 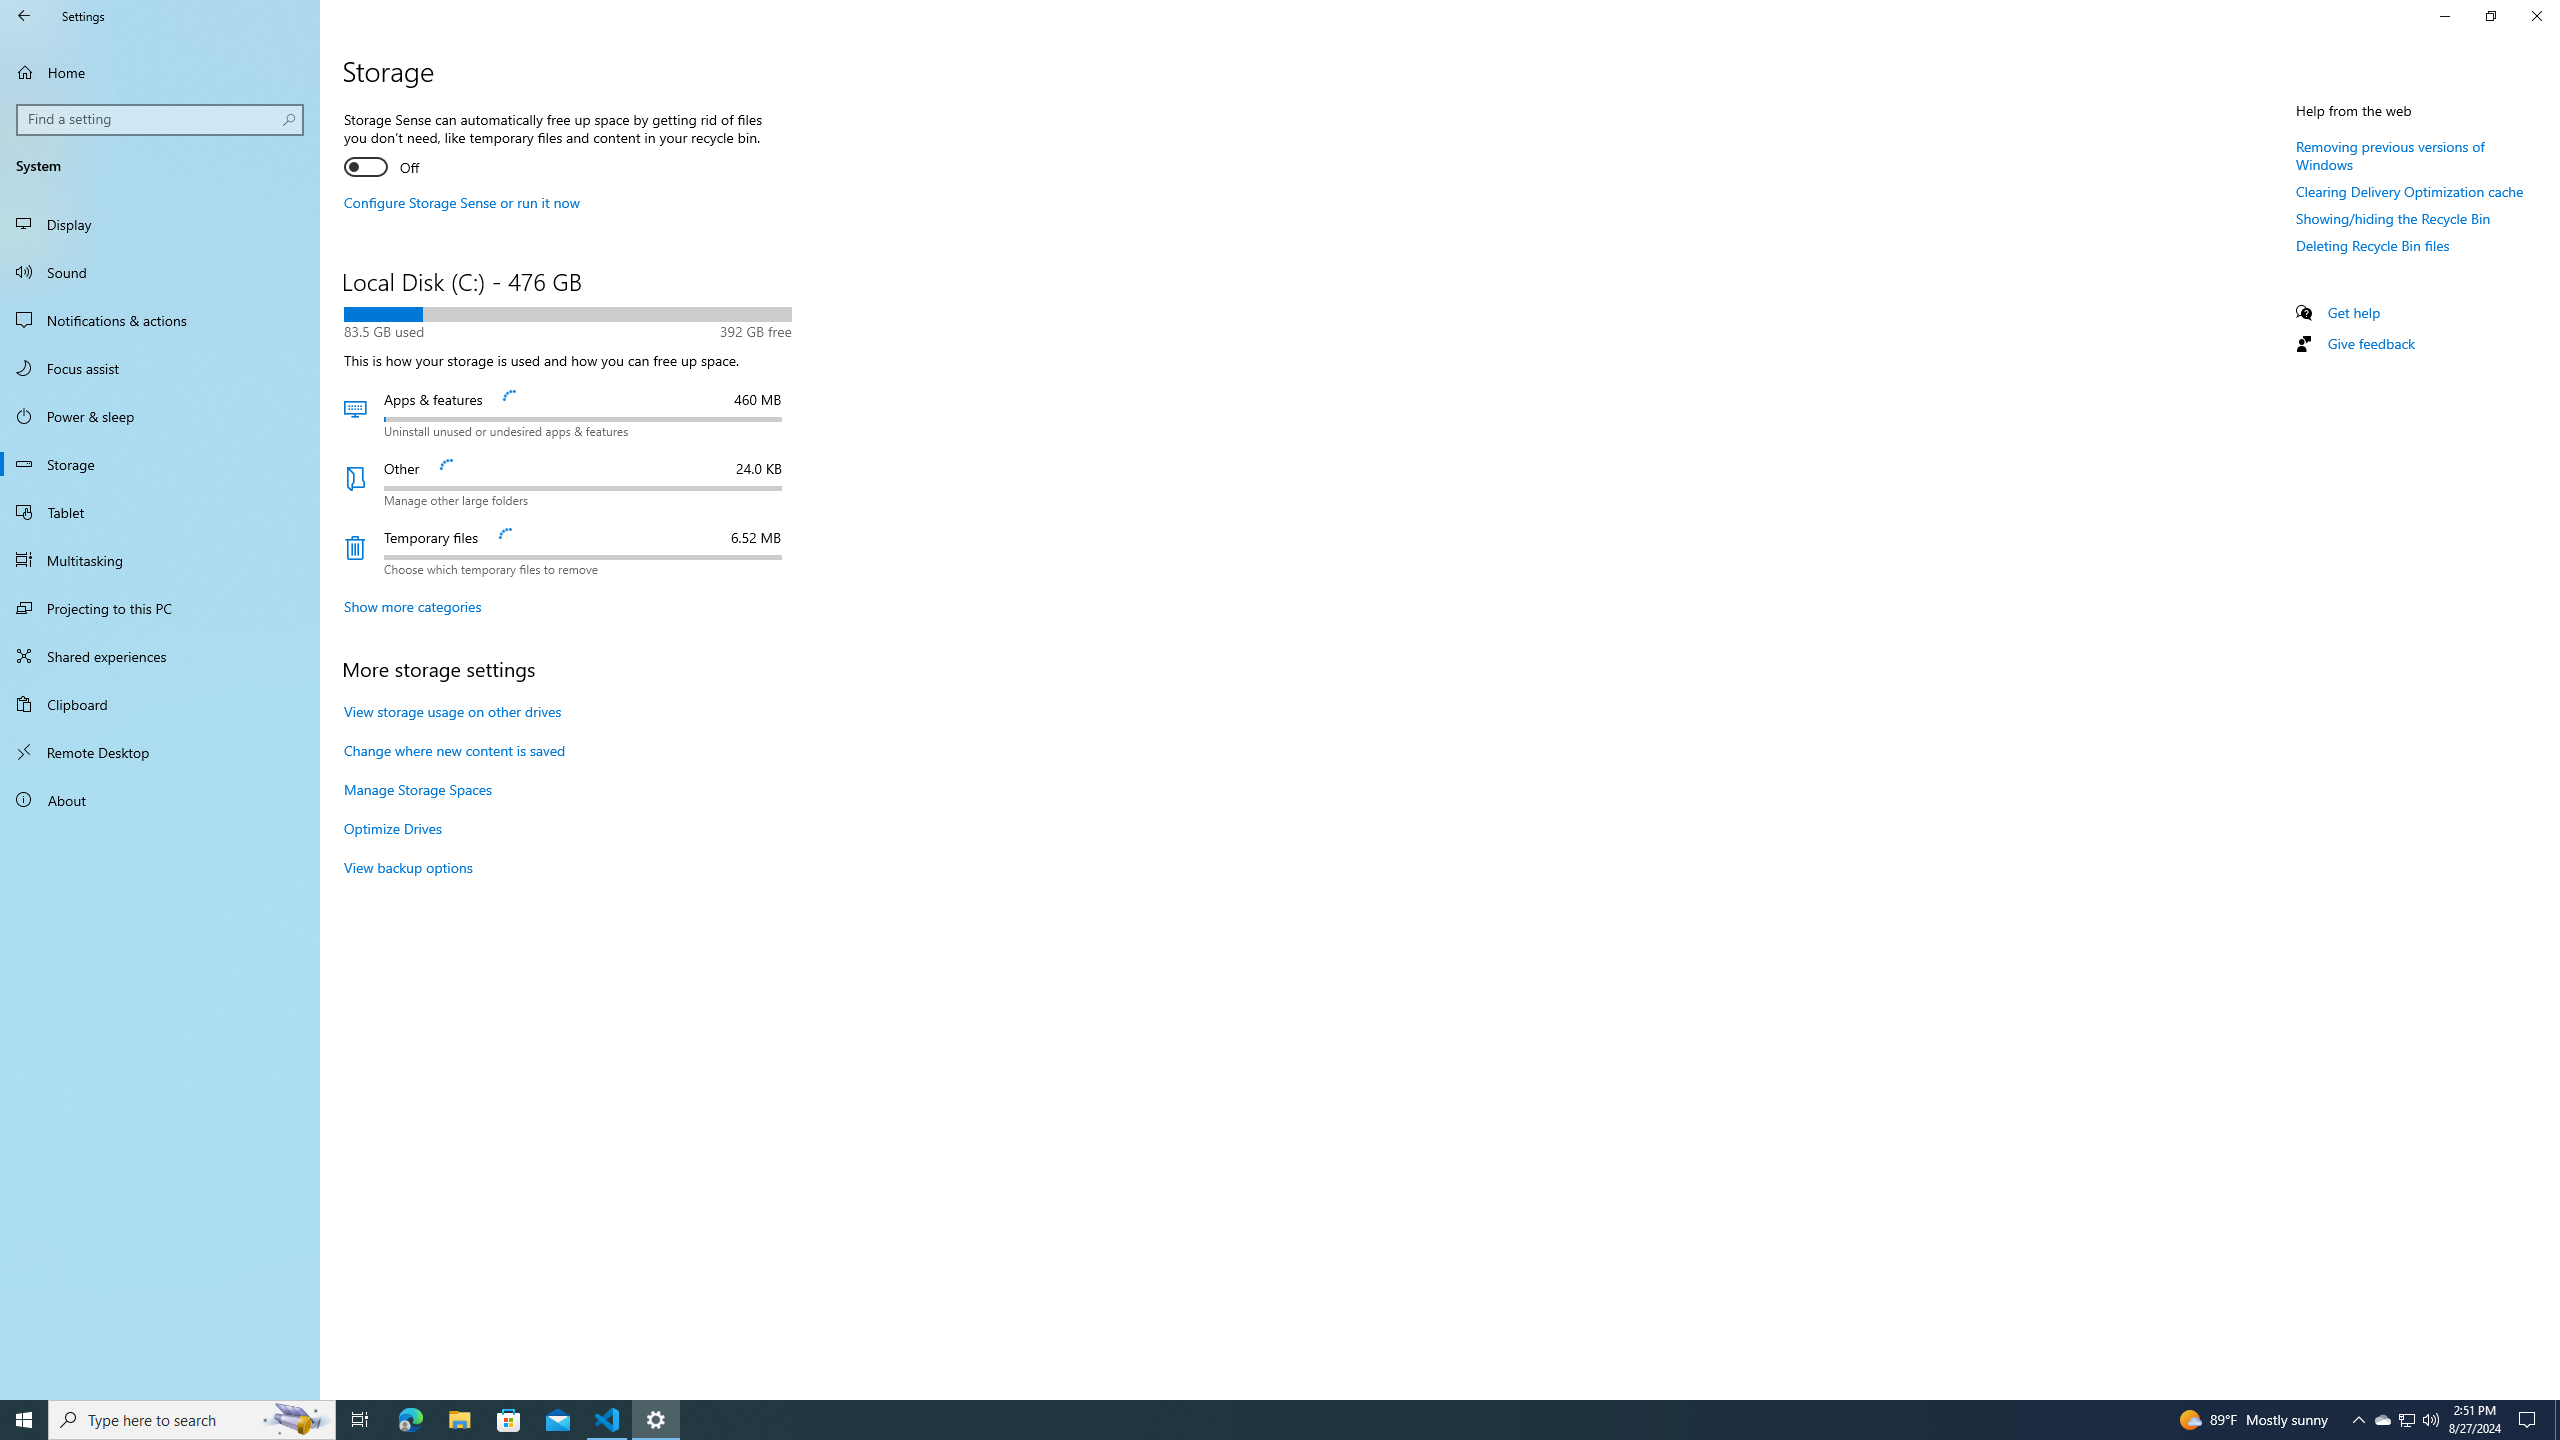 What do you see at coordinates (2392, 218) in the screenshot?
I see `'Showing/hiding the Recycle Bin'` at bounding box center [2392, 218].